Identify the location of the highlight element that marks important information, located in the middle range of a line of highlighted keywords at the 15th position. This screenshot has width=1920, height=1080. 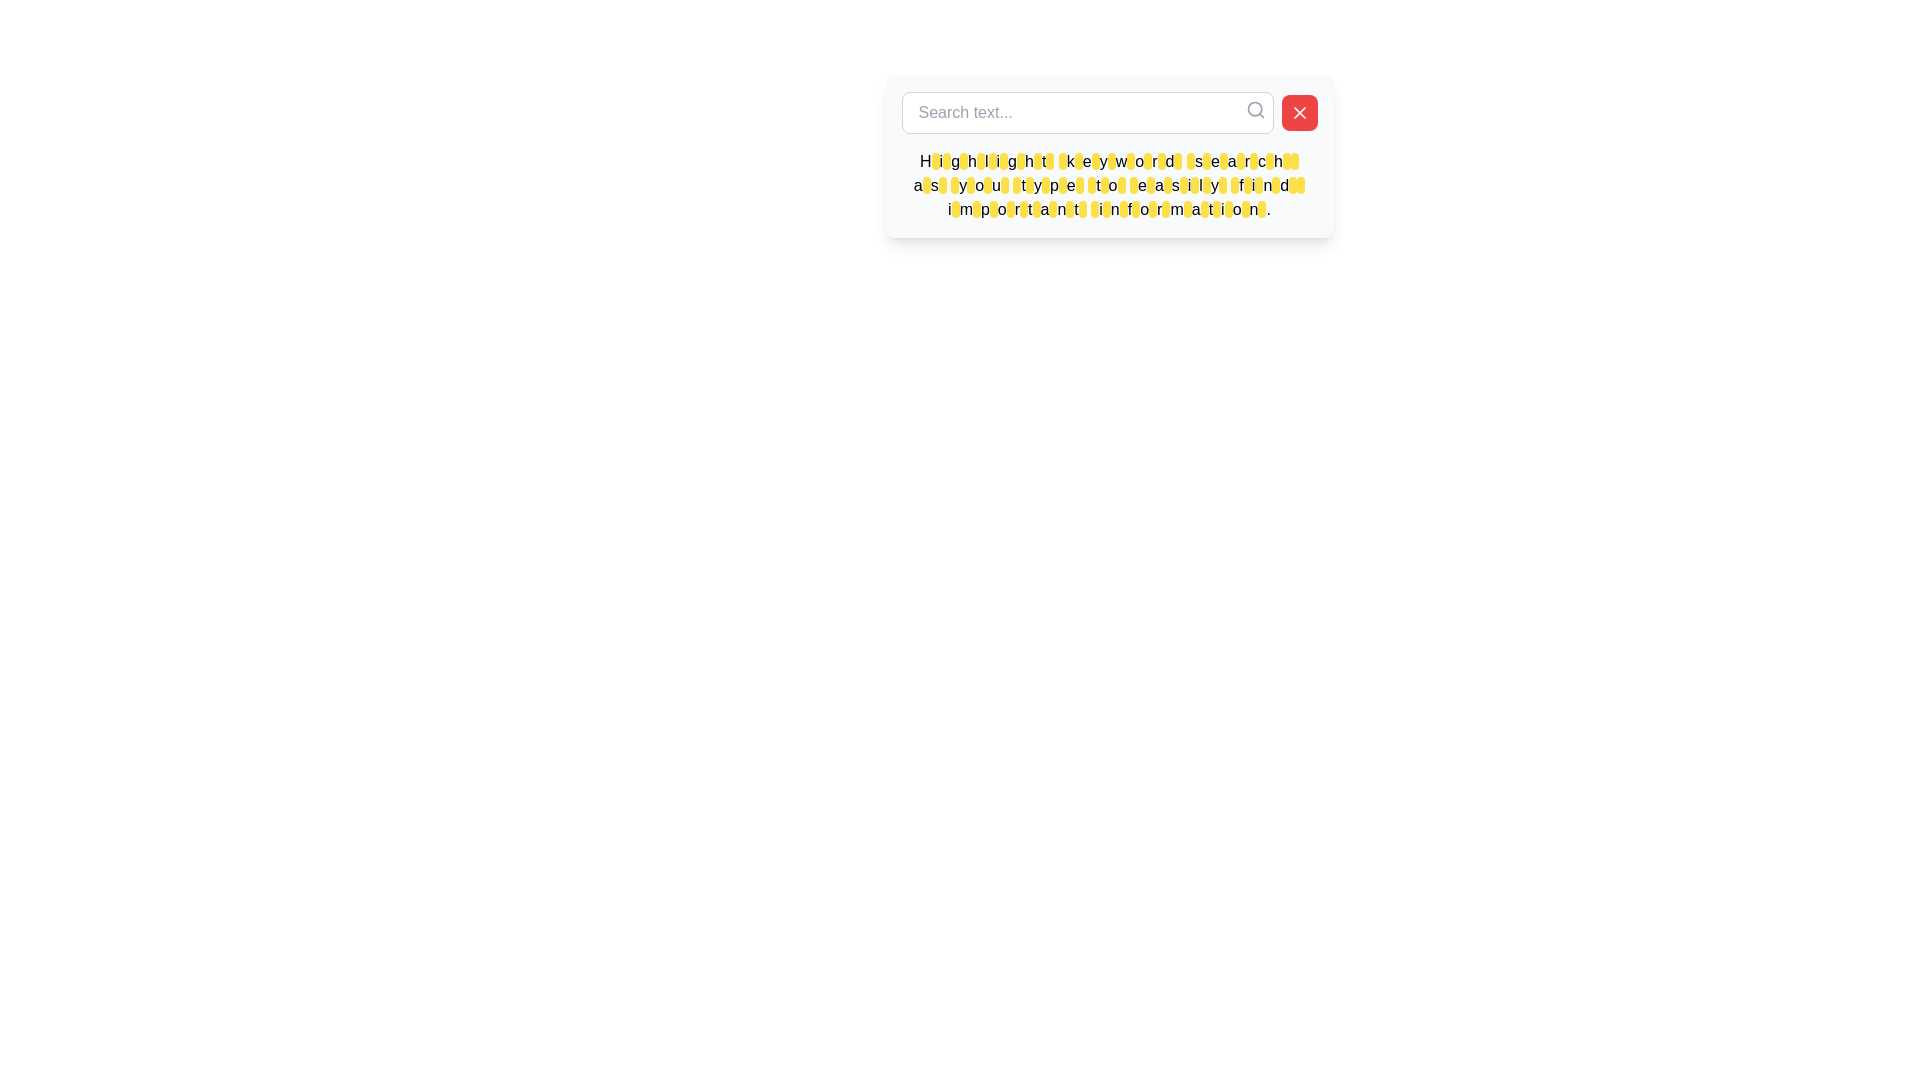
(1148, 160).